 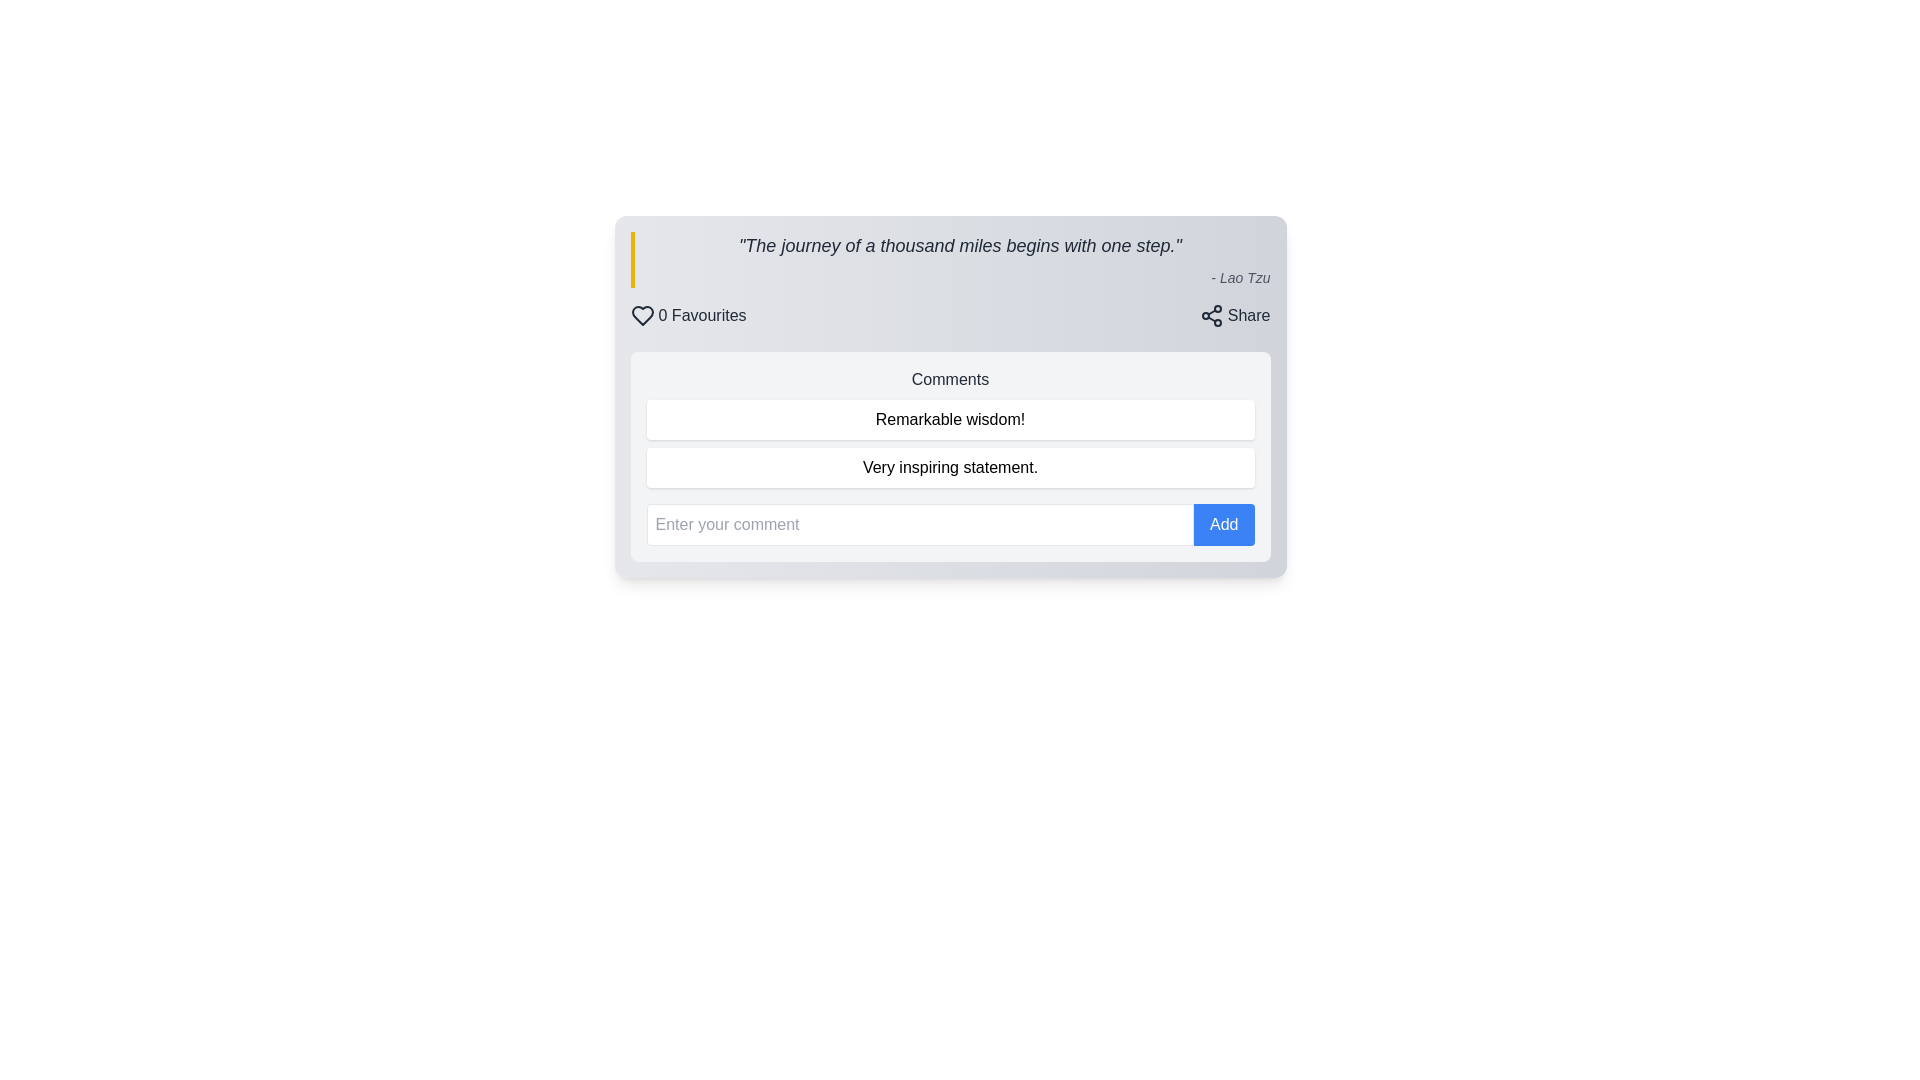 What do you see at coordinates (1234, 315) in the screenshot?
I see `the 'Share' button with icon and text, which is styled in dark gray and changes to blue on hover, located on the right side adjacent to '0 Favourites'` at bounding box center [1234, 315].